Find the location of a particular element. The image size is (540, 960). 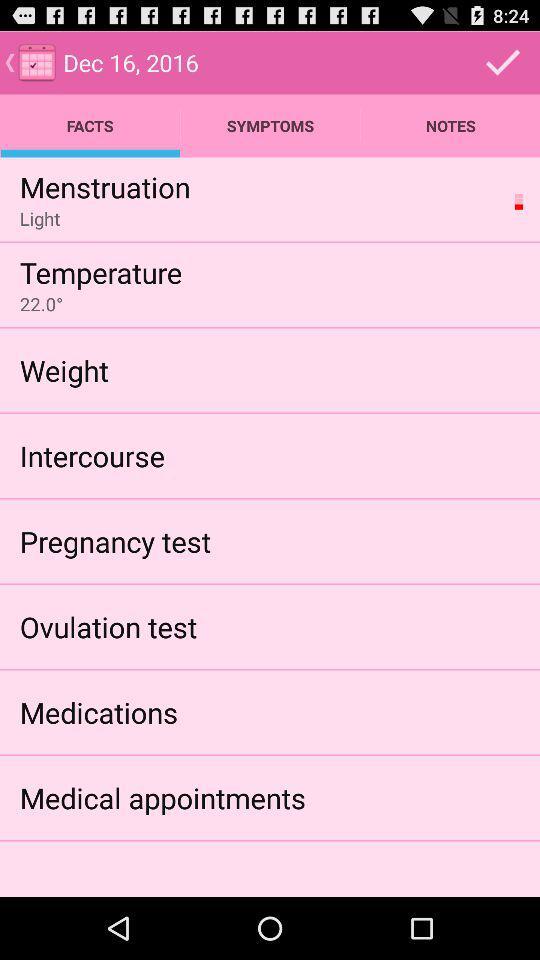

the item below ovulation test app is located at coordinates (97, 712).